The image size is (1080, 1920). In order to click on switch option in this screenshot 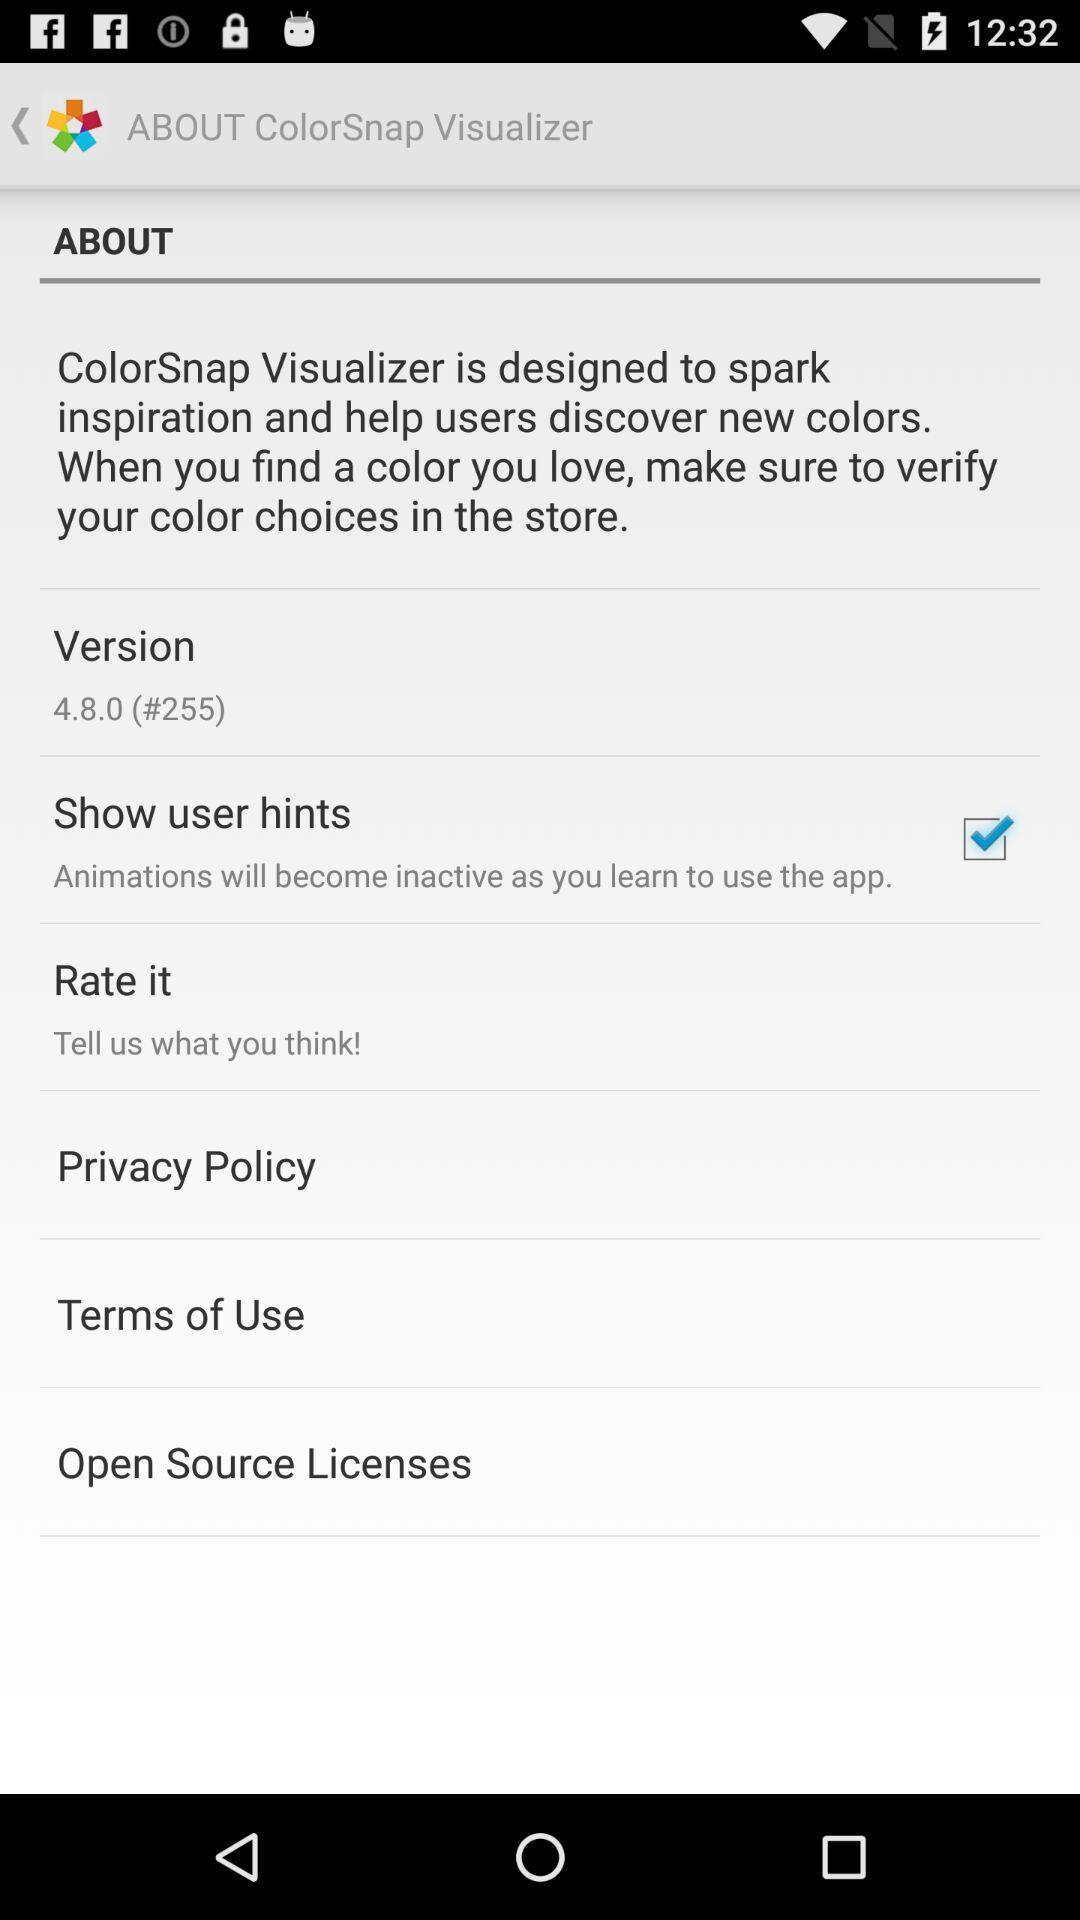, I will do `click(983, 839)`.